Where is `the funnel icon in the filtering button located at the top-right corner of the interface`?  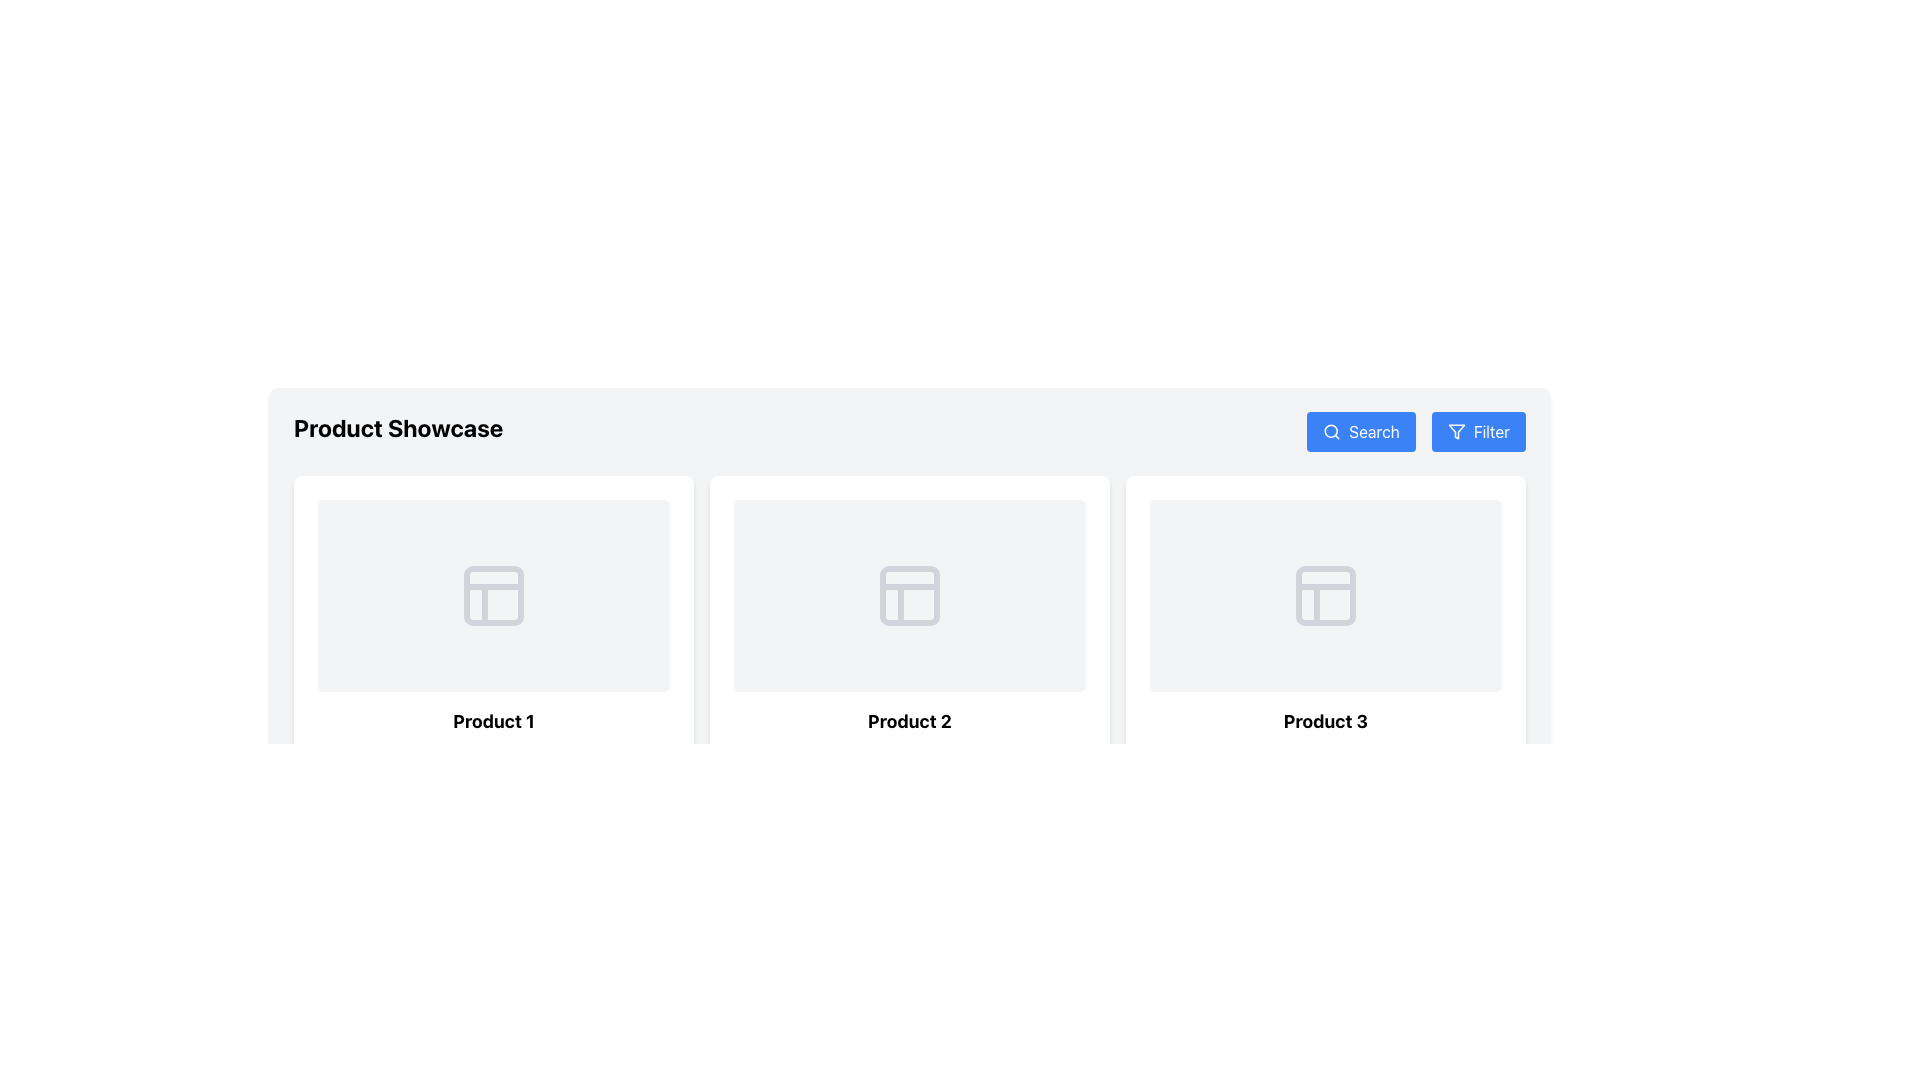 the funnel icon in the filtering button located at the top-right corner of the interface is located at coordinates (1456, 431).